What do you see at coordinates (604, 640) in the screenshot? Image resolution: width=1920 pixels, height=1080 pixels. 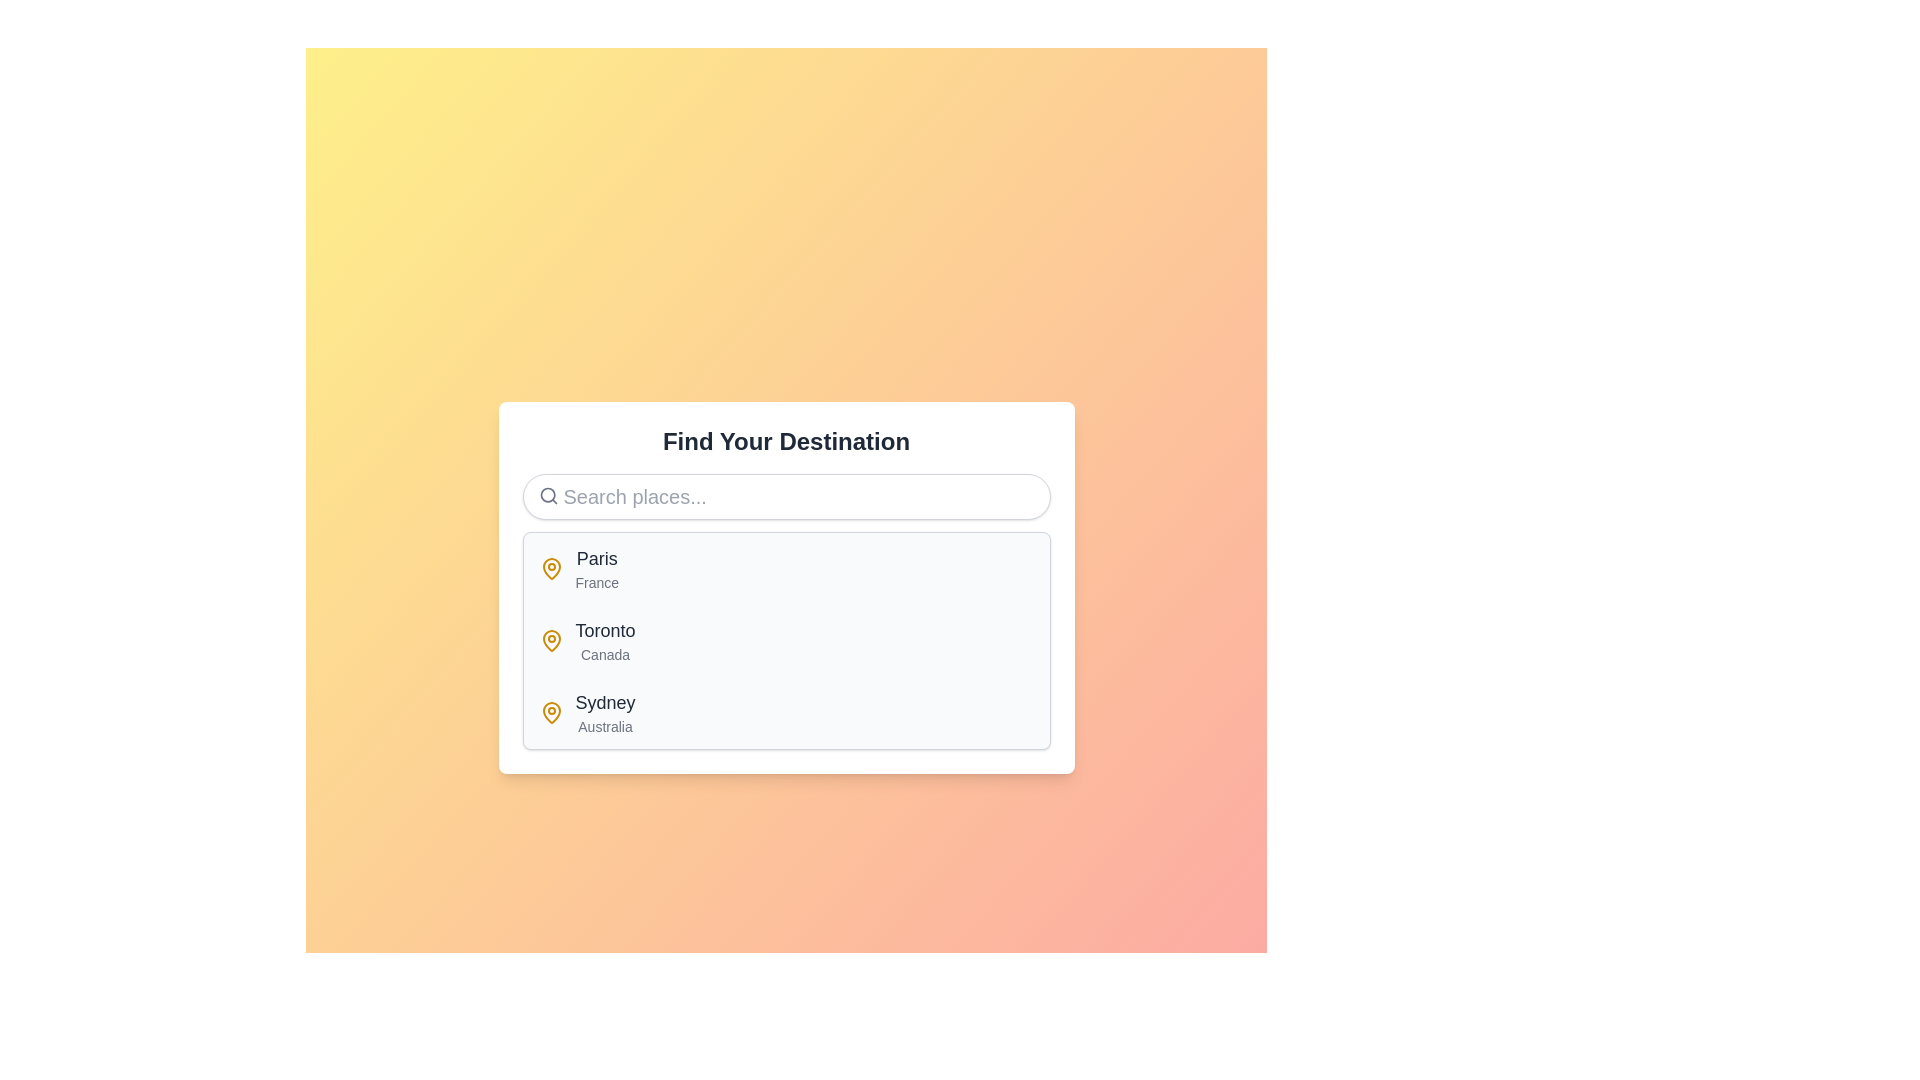 I see `the text block displaying 'Toronto' and 'Canada'` at bounding box center [604, 640].